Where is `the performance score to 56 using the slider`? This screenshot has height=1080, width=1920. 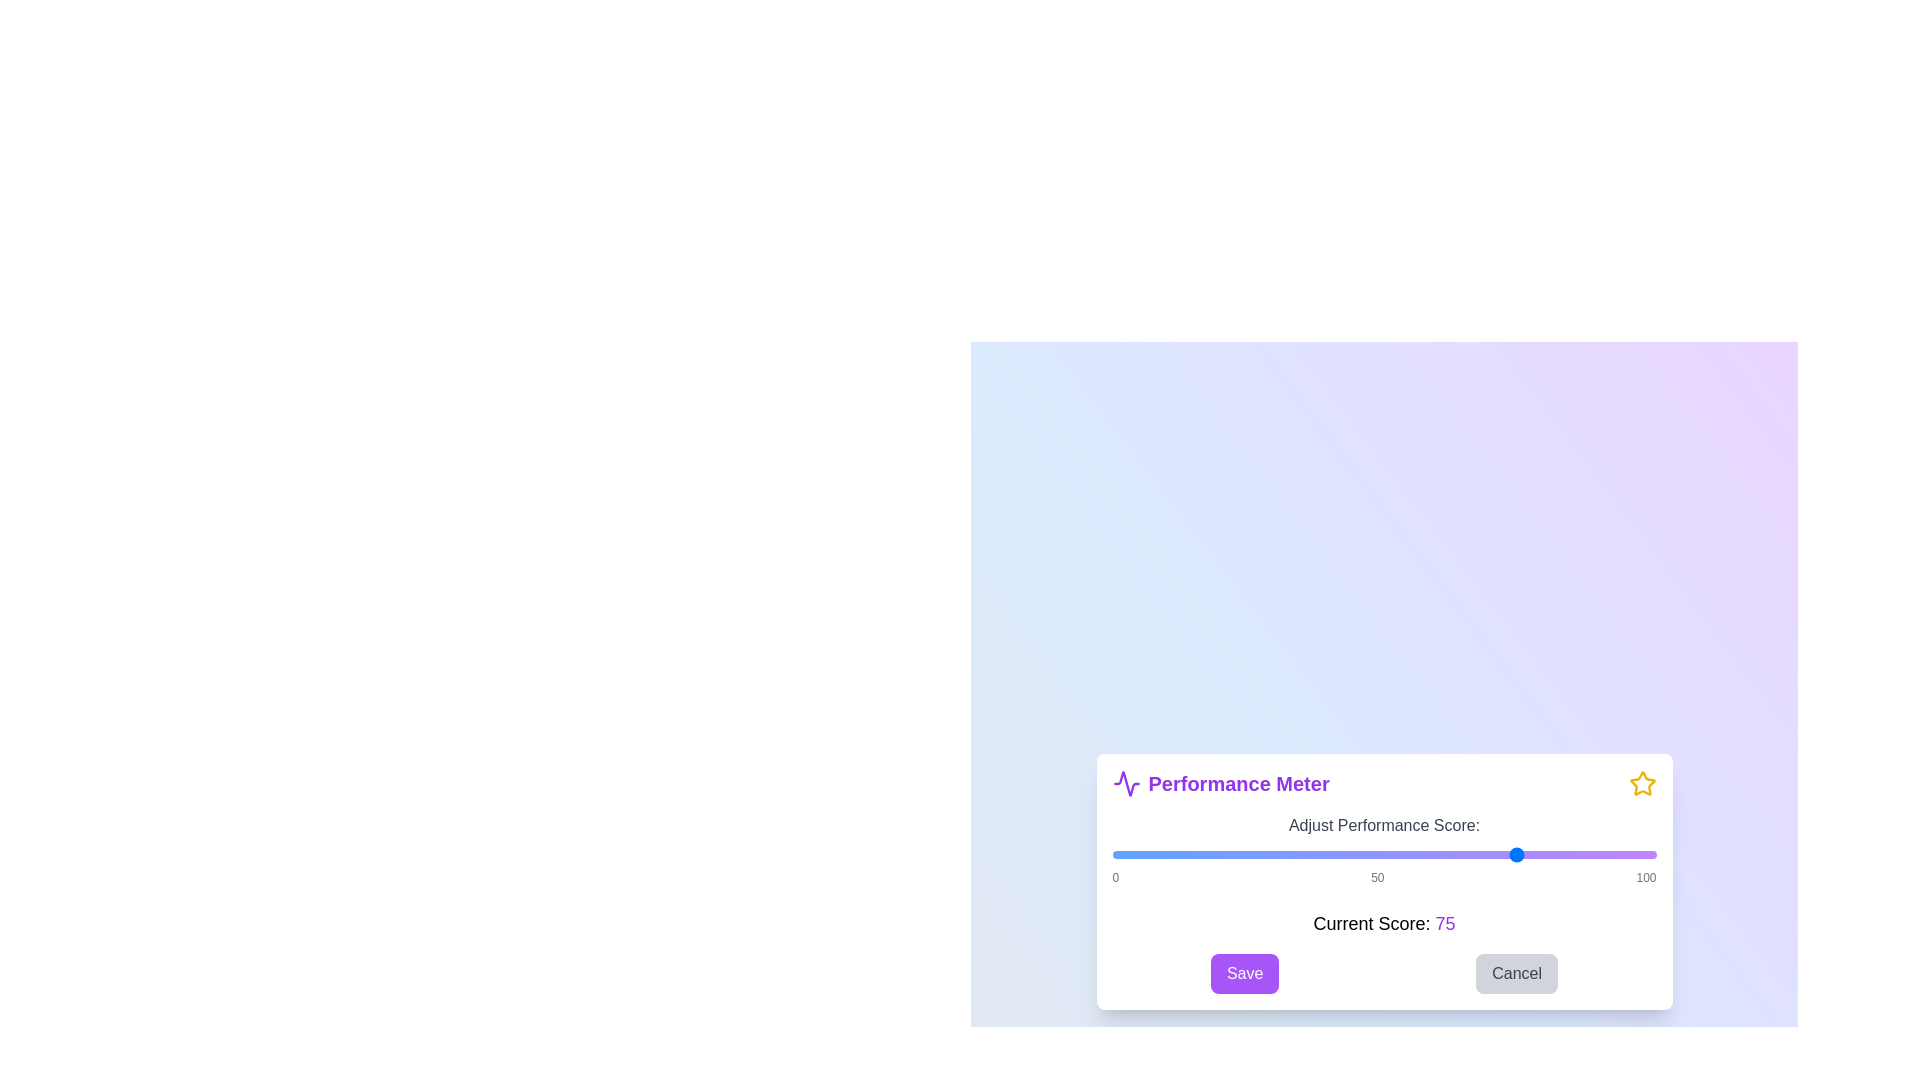
the performance score to 56 using the slider is located at coordinates (1416, 855).